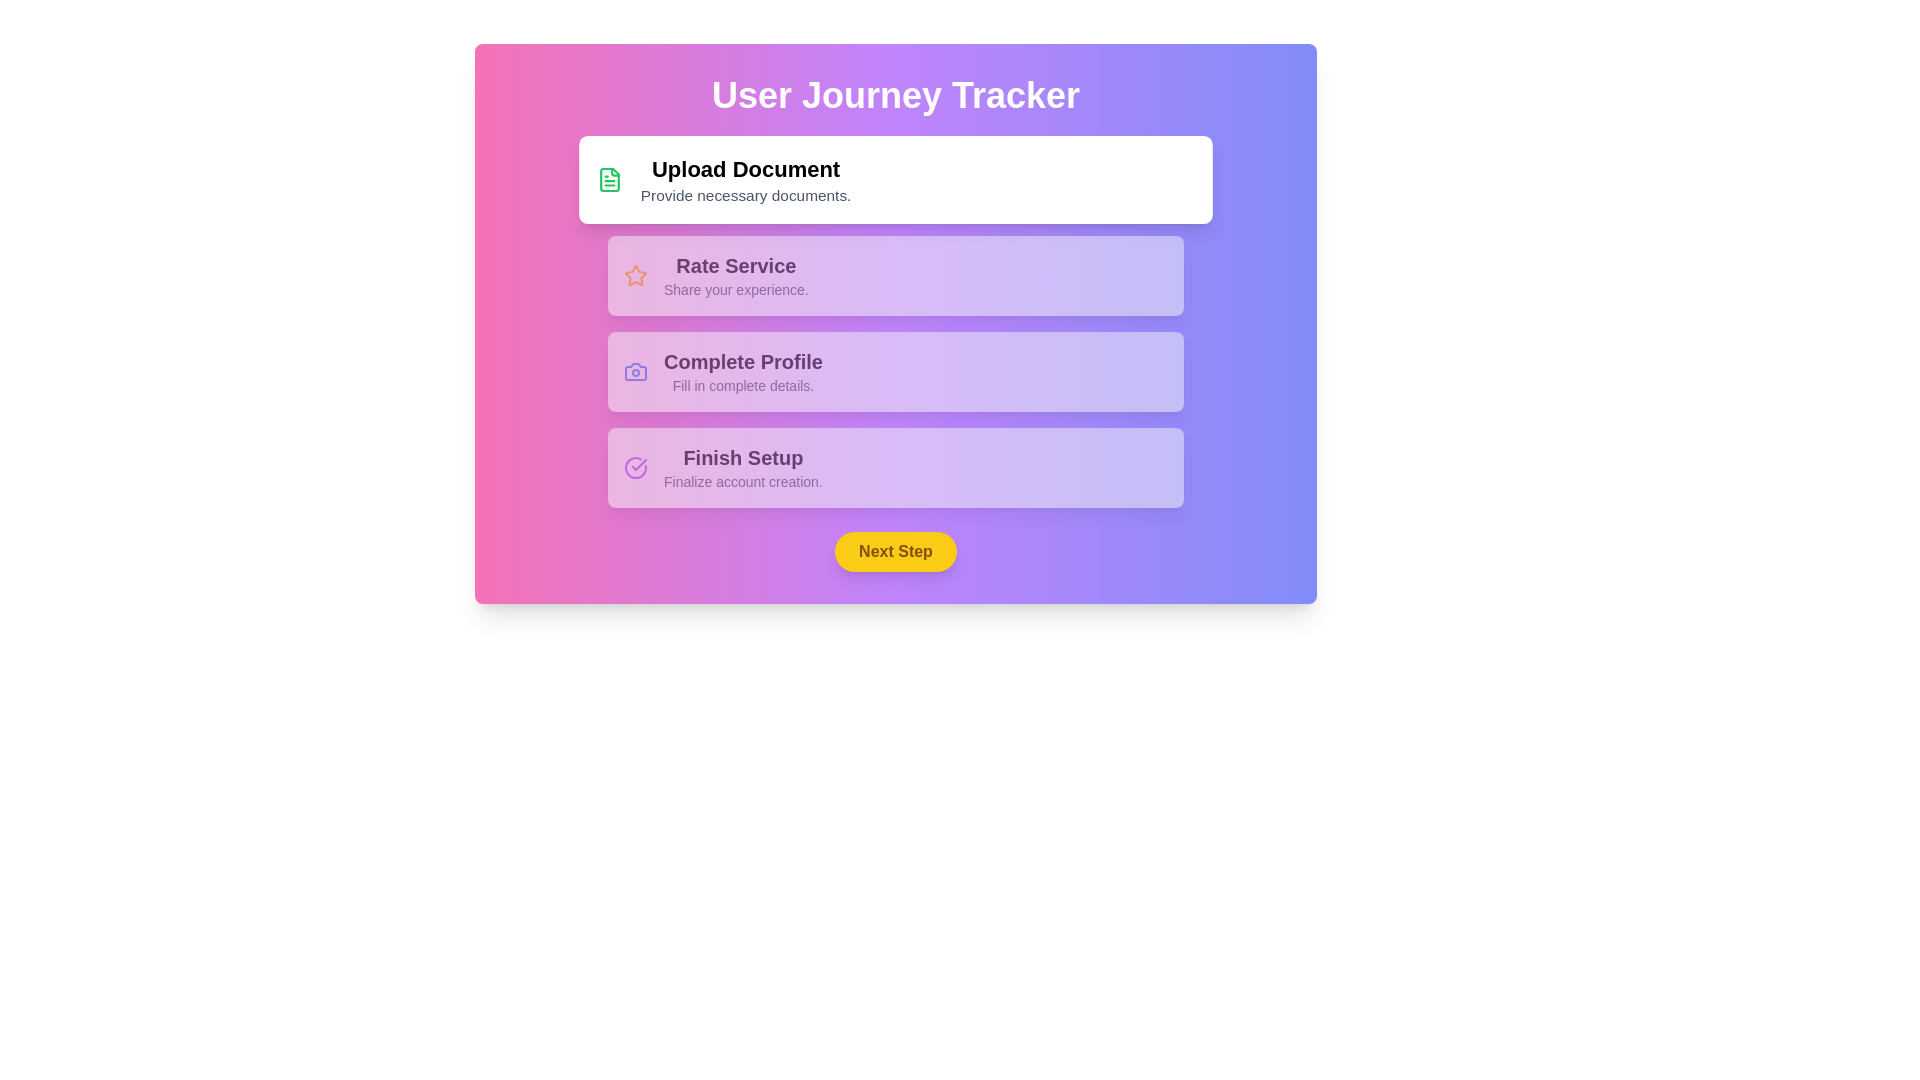 This screenshot has width=1920, height=1080. What do you see at coordinates (634, 276) in the screenshot?
I see `the star-shaped yellow icon with an outlined border that is located to the left of the 'Rate Service' text` at bounding box center [634, 276].